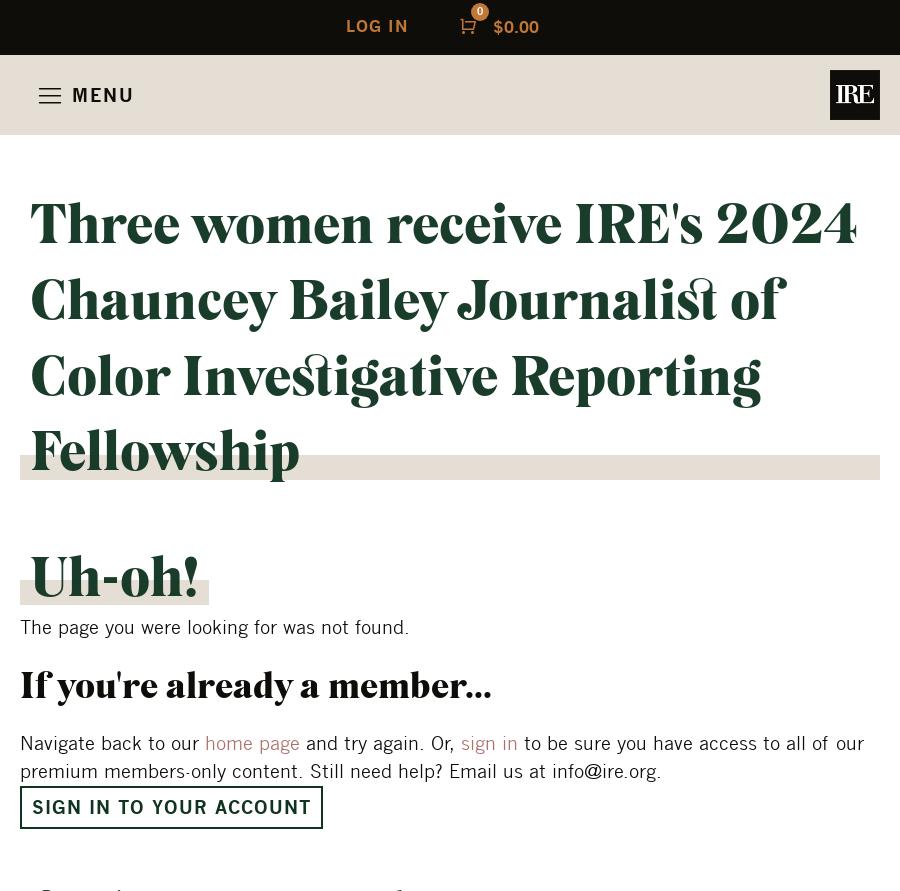 This screenshot has height=891, width=900. Describe the element at coordinates (345, 26) in the screenshot. I see `'LOG IN'` at that location.